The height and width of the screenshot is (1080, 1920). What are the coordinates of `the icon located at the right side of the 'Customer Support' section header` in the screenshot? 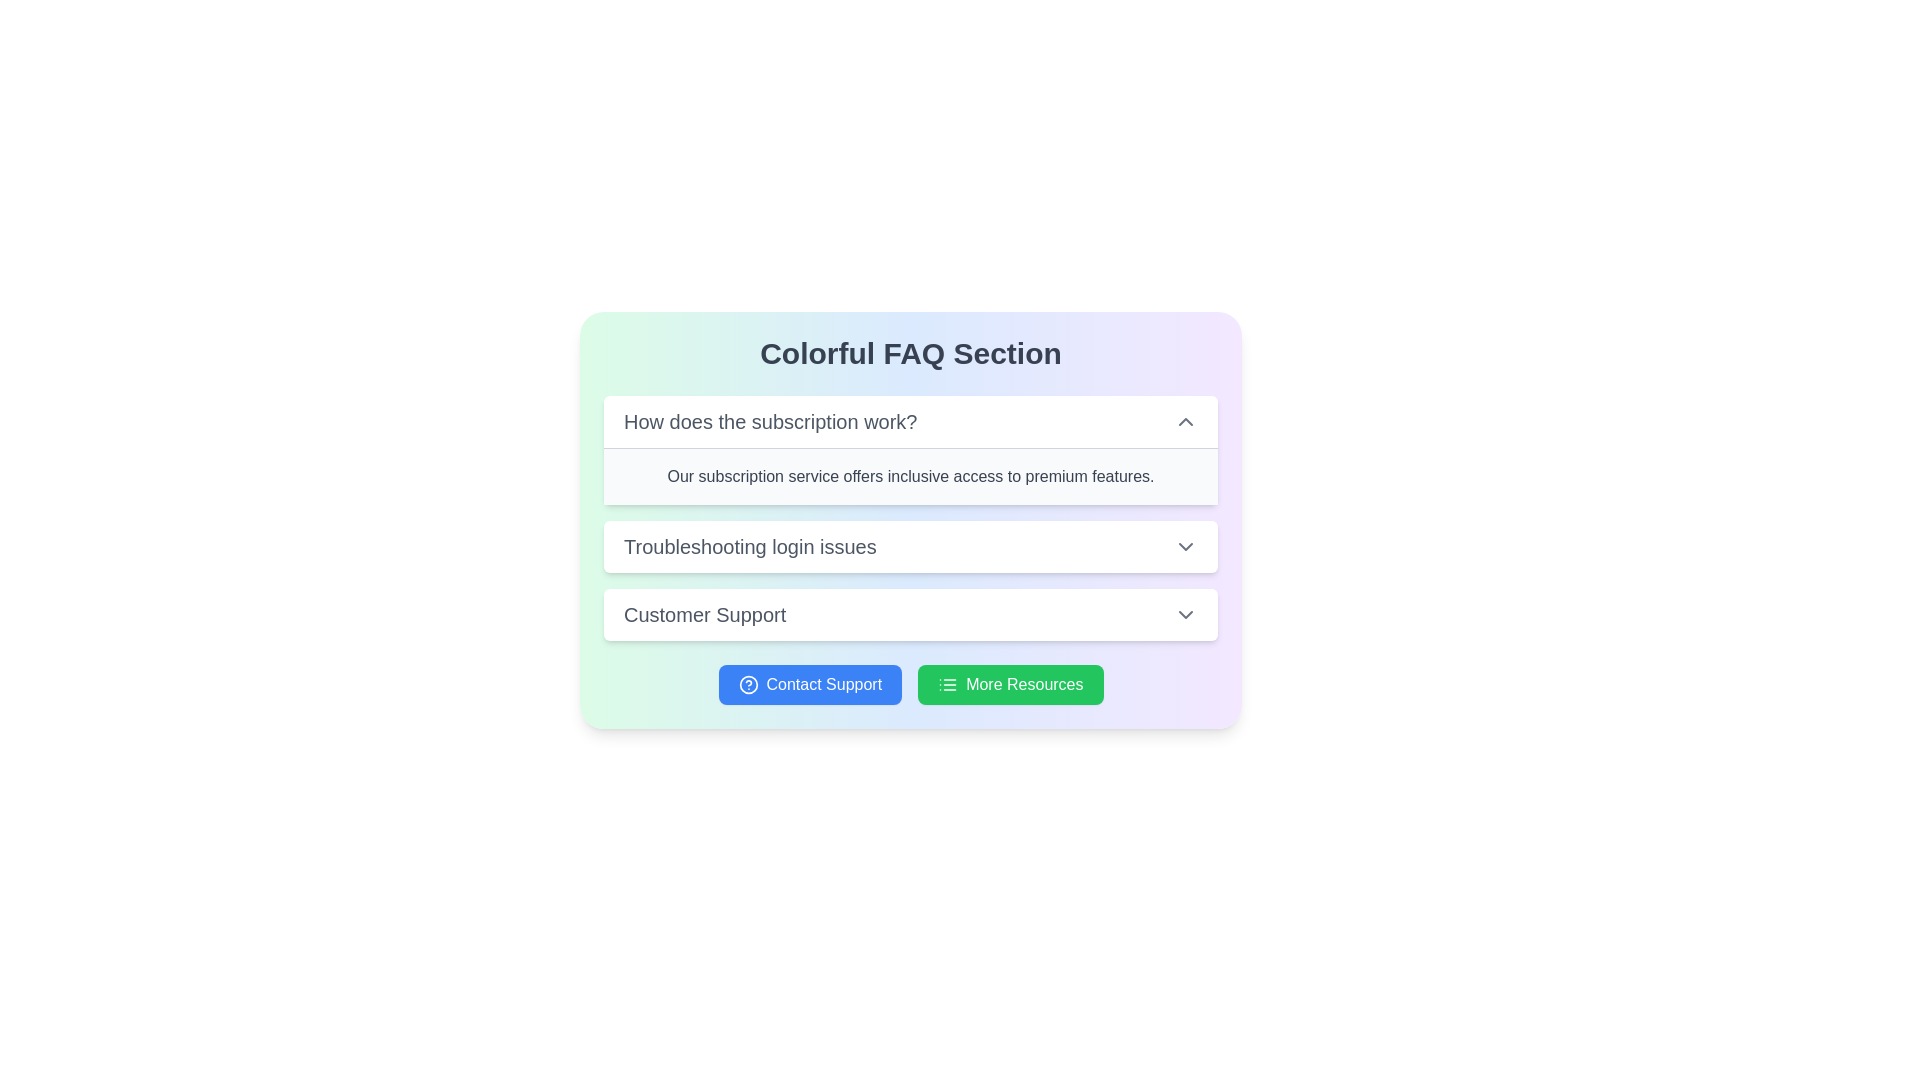 It's located at (1185, 613).